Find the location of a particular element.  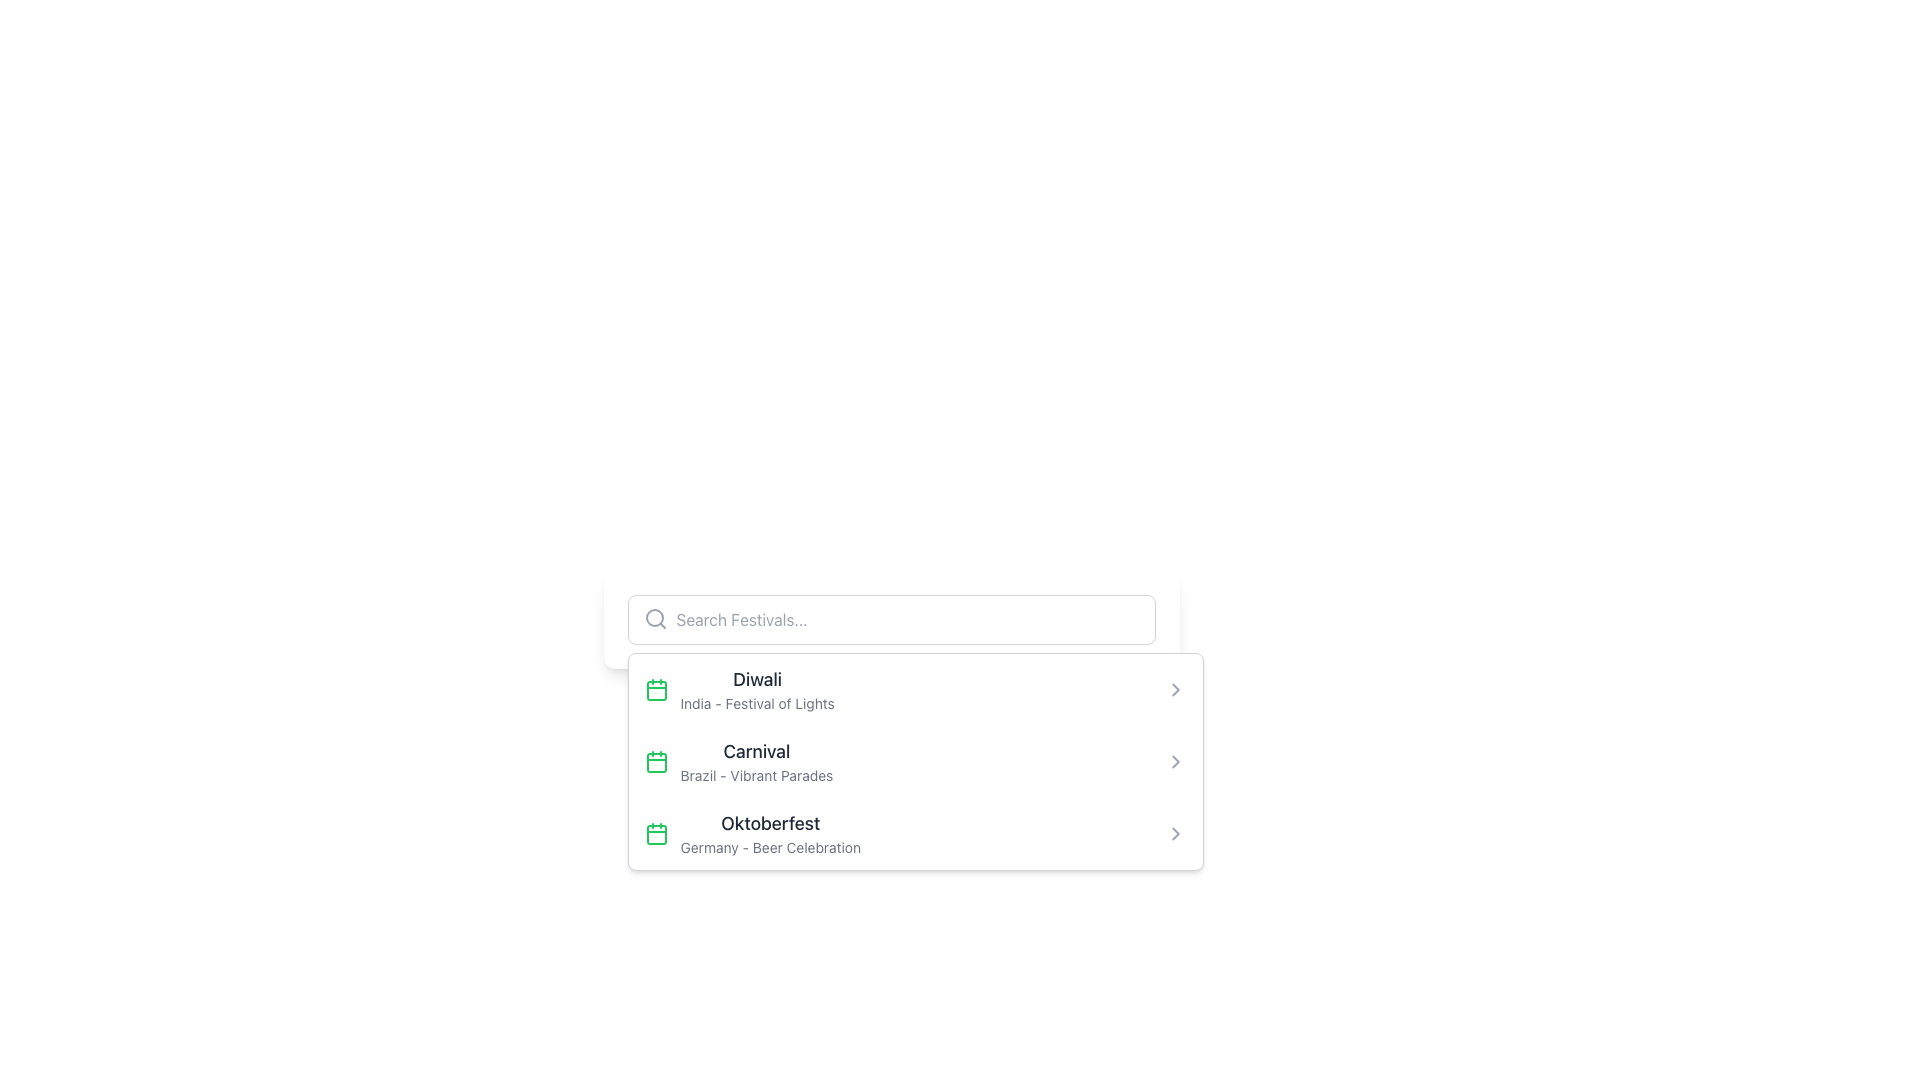

the green calendar icon located at the leftmost side of the 'Oktoberfest' entry in the list, which is described as 'Germany - Beer Celebration' is located at coordinates (656, 833).